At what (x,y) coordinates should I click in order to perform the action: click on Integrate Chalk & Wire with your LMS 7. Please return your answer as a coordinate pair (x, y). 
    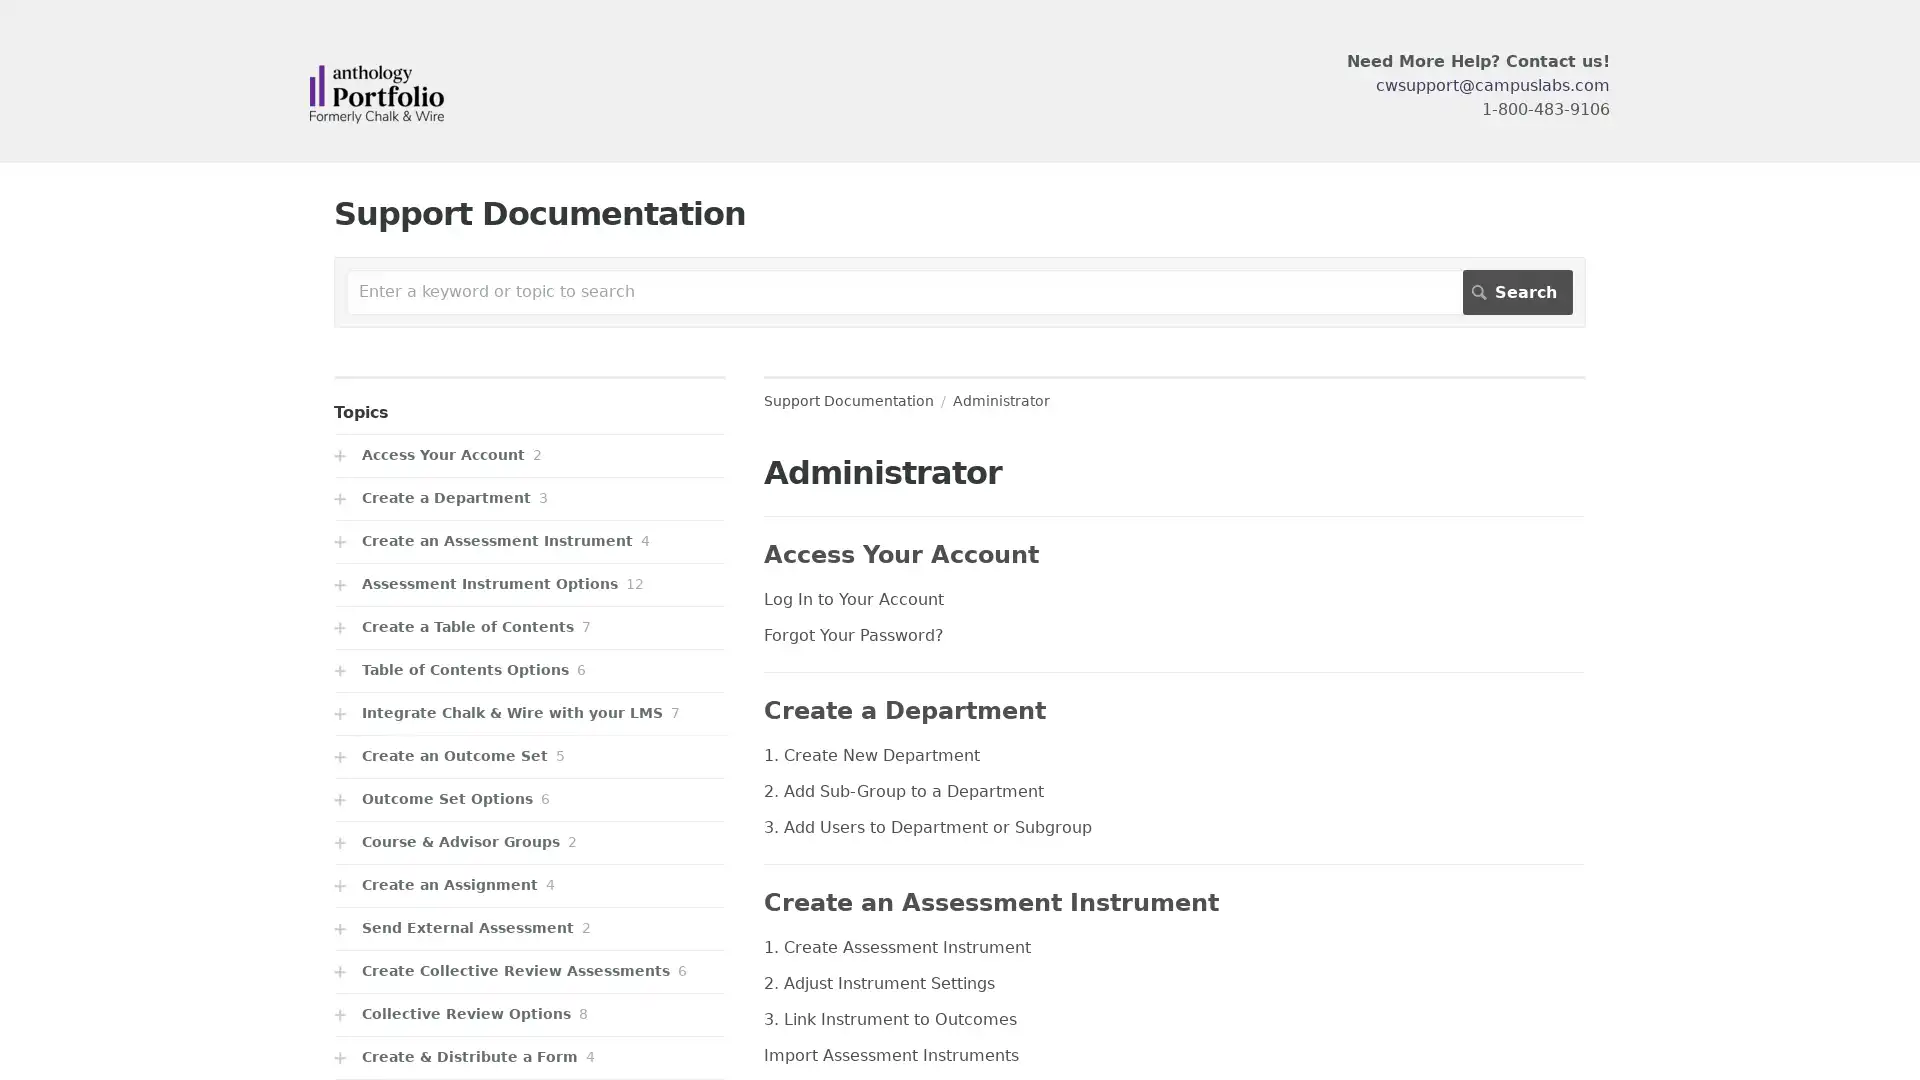
    Looking at the image, I should click on (529, 712).